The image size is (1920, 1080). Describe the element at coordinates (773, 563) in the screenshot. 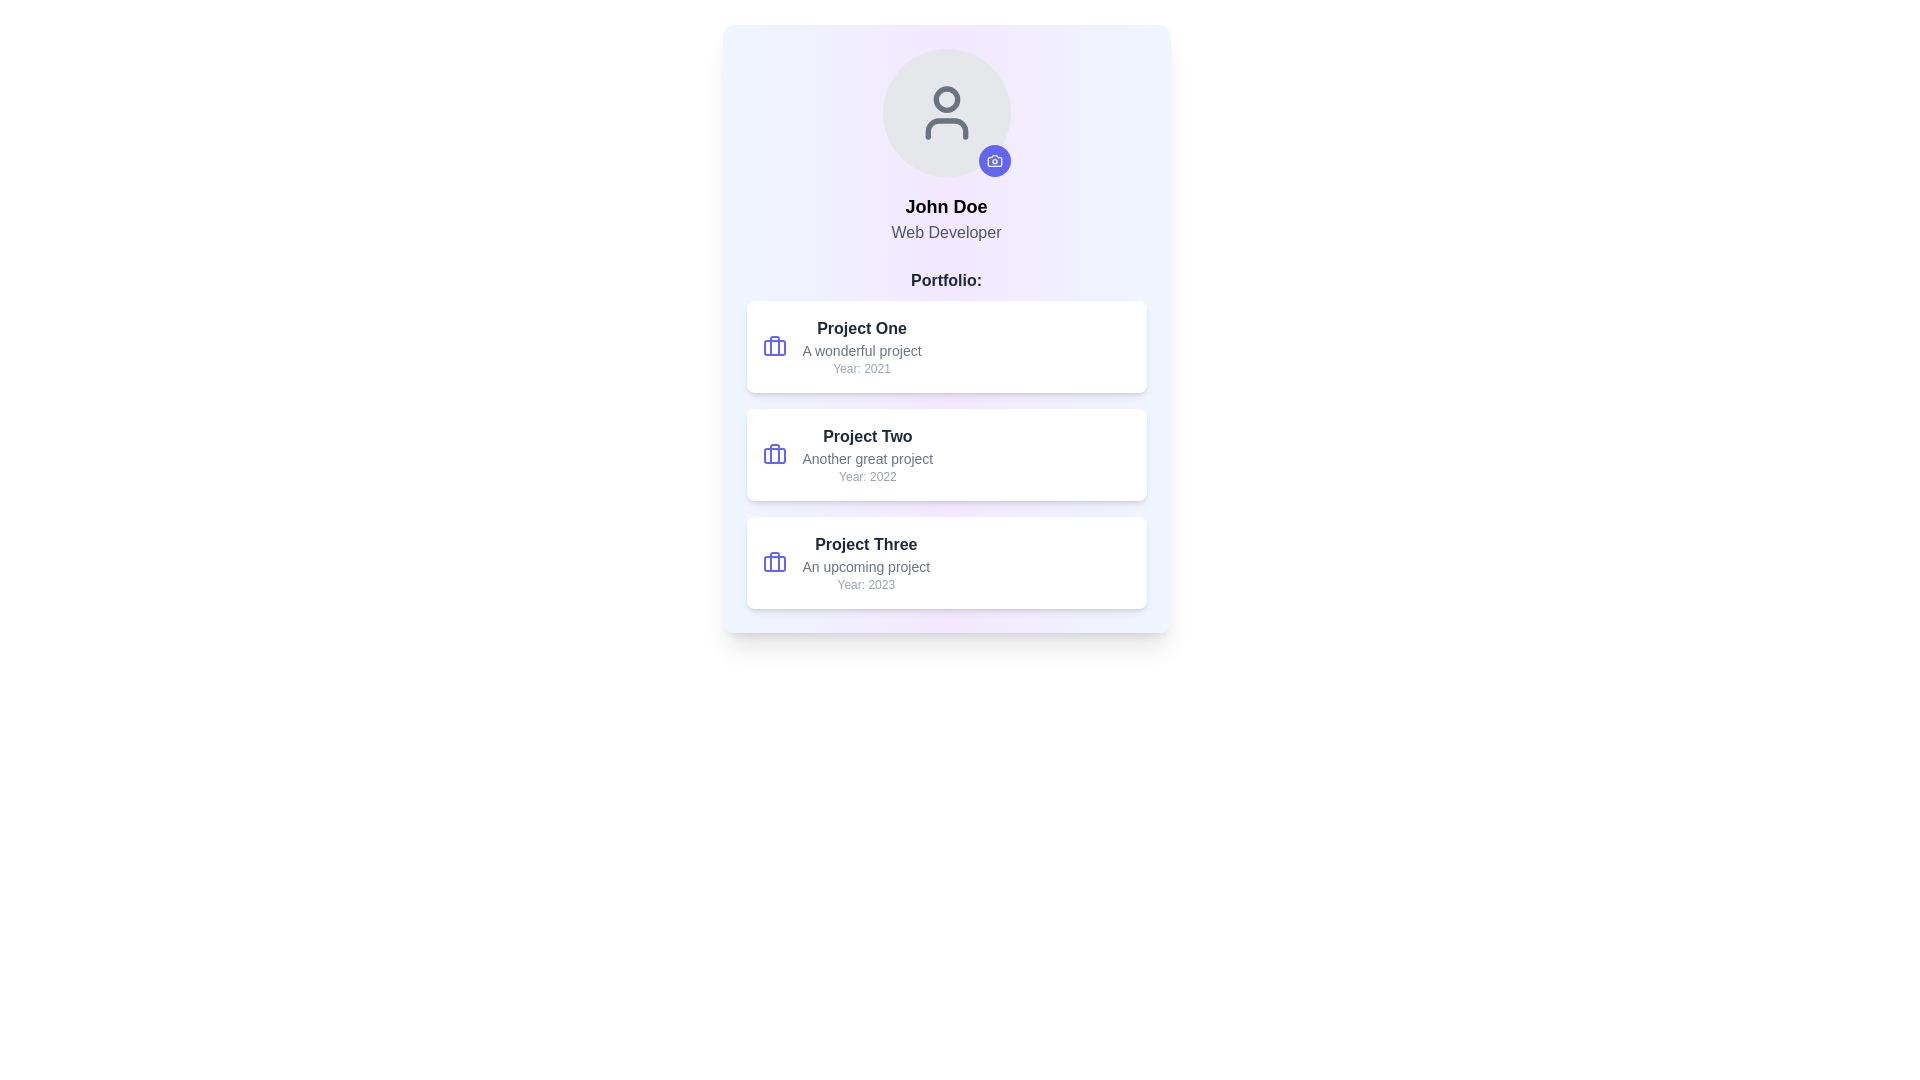

I see `the indigo line-drawn briefcase icon located next to the text 'Project Three' and 'An upcoming project', which is aligned to the left of the descriptive text` at that location.